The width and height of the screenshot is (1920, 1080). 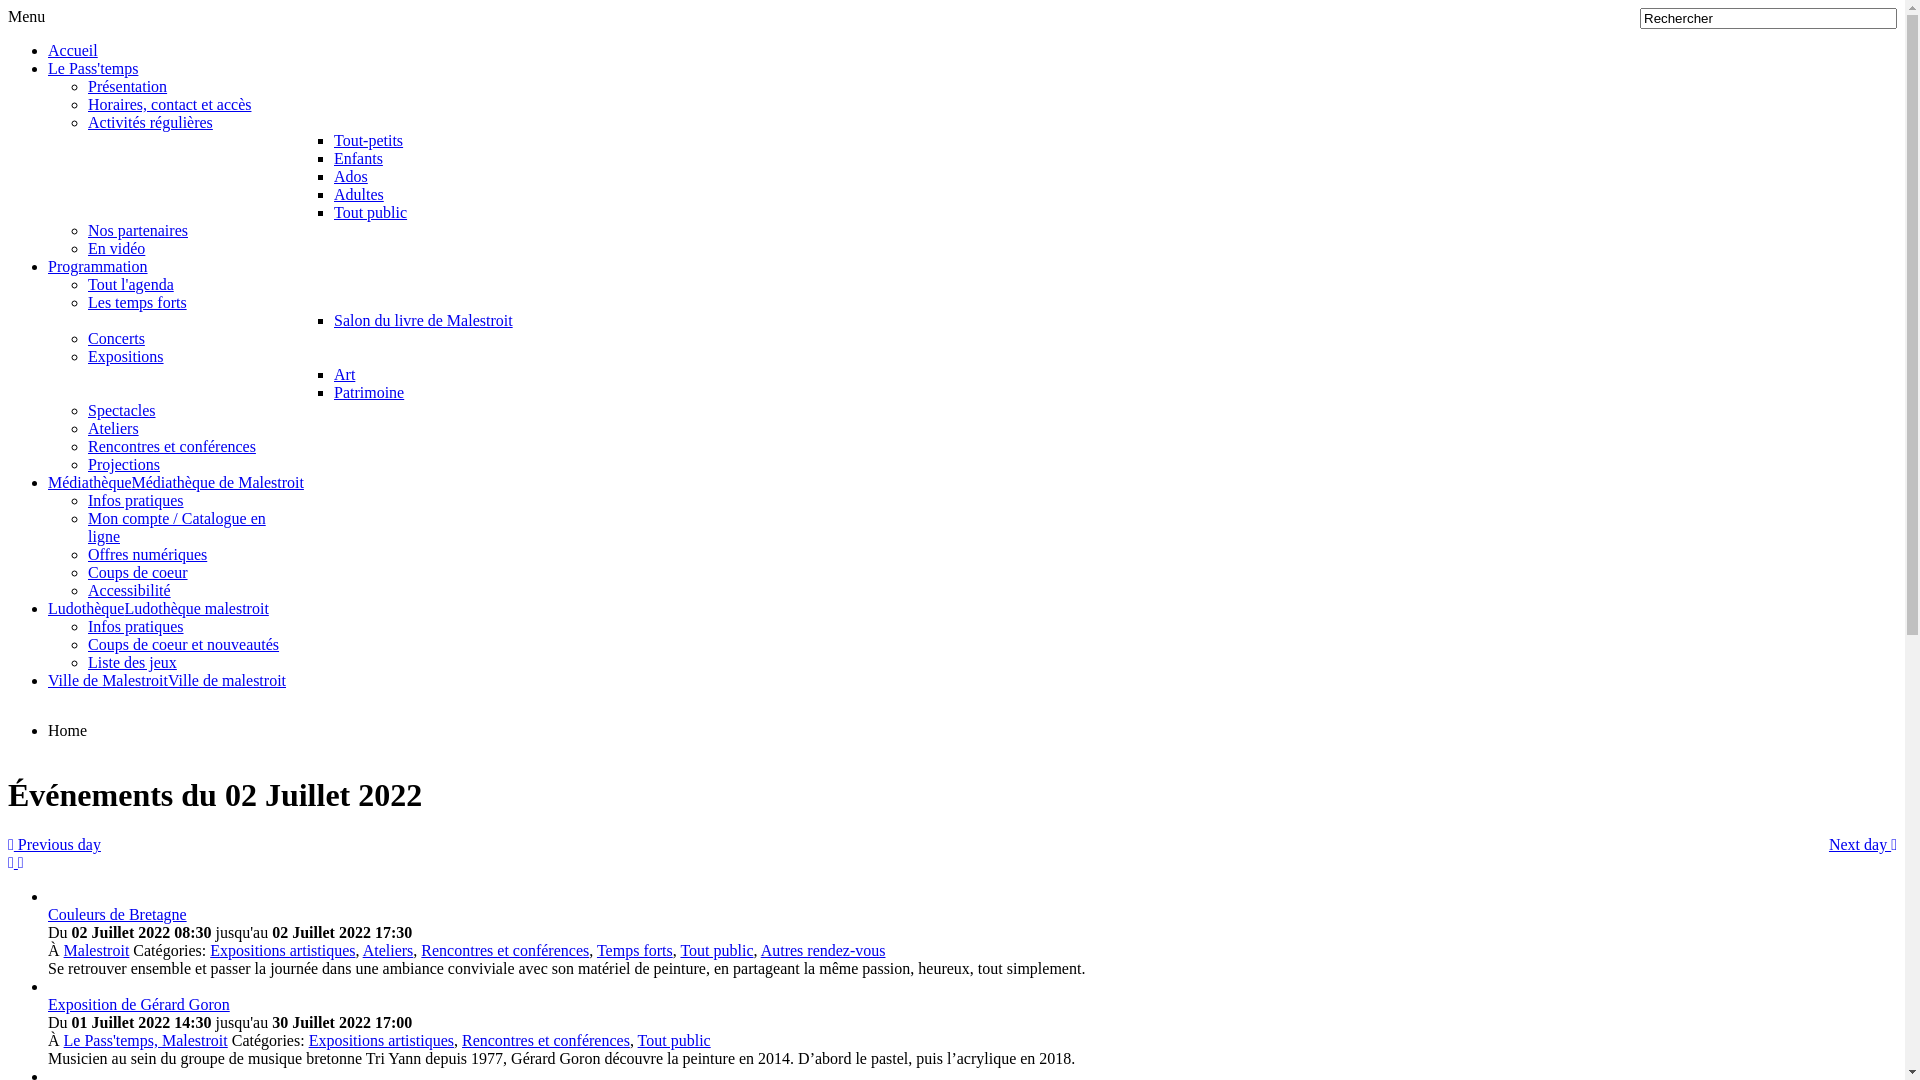 What do you see at coordinates (63, 1039) in the screenshot?
I see `'Le Pass'temps, Malestroit'` at bounding box center [63, 1039].